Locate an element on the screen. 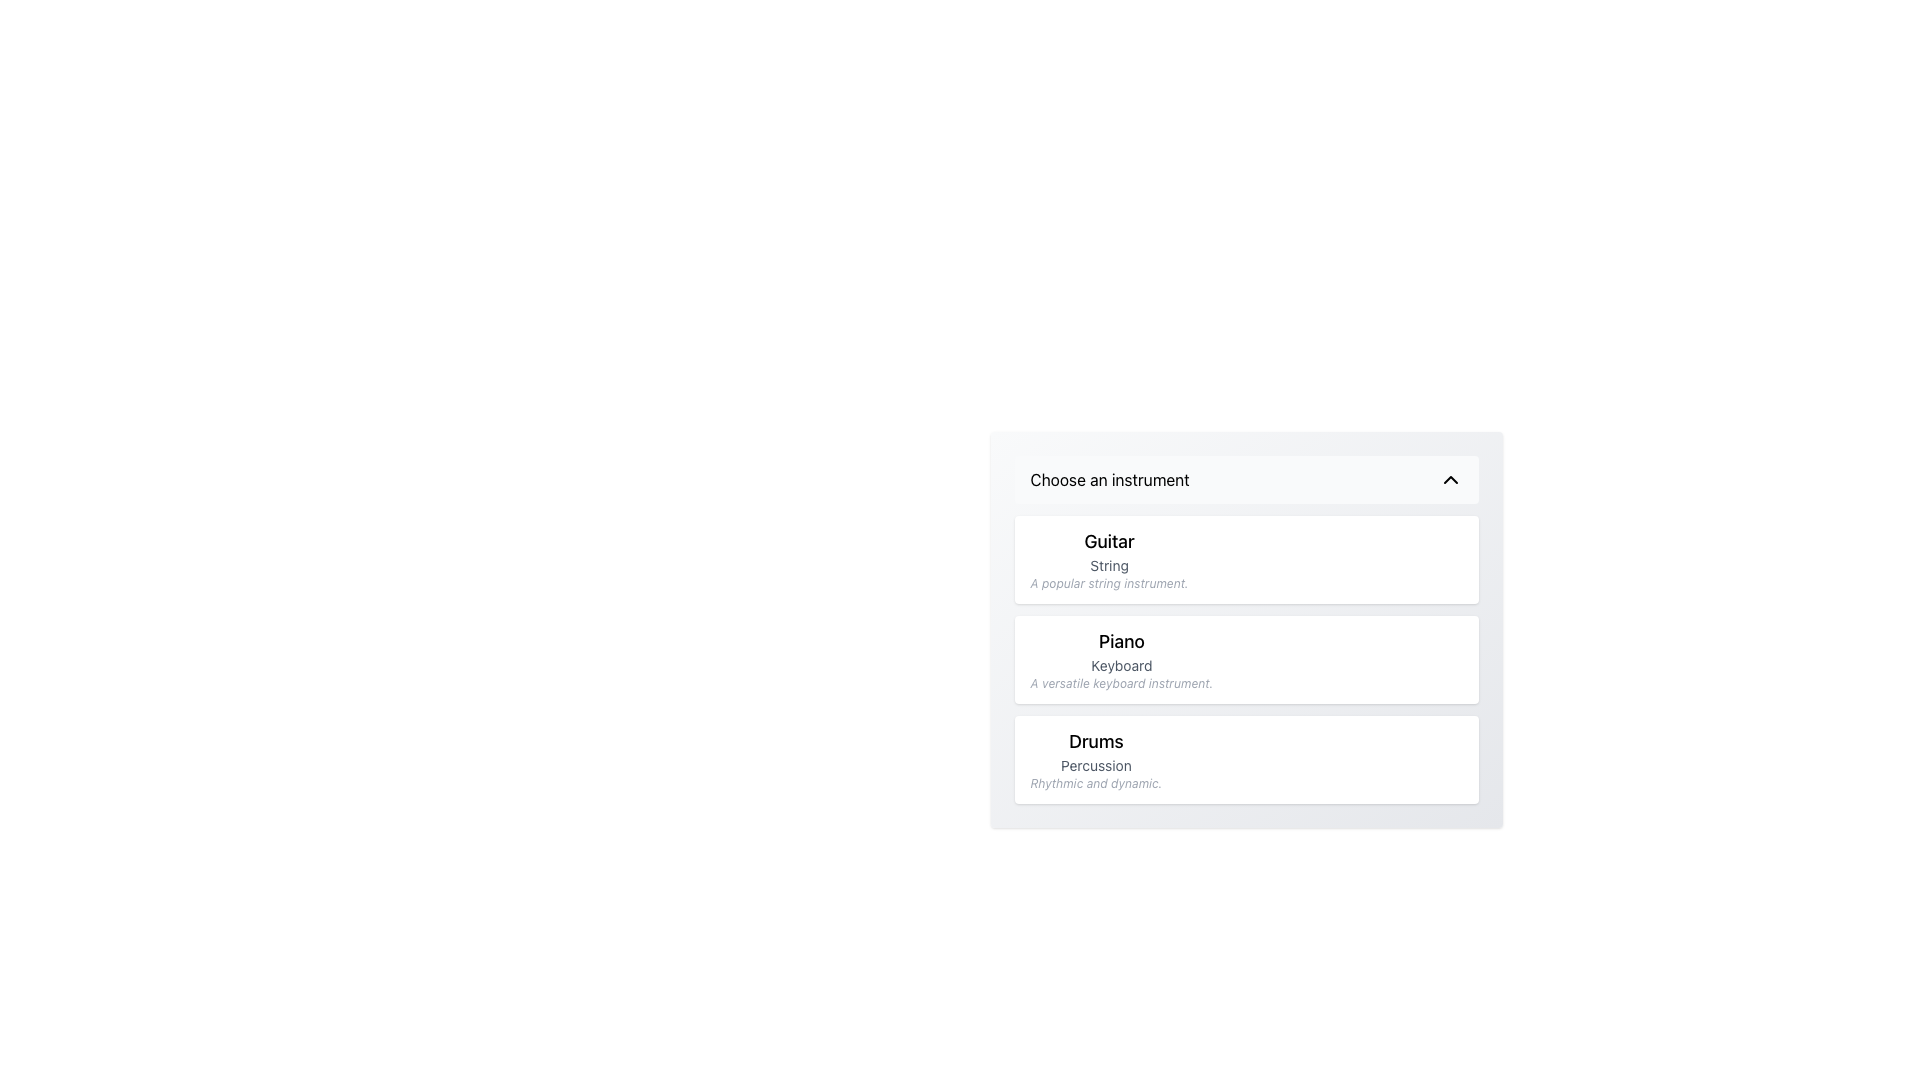 Image resolution: width=1920 pixels, height=1080 pixels. the first List Item representing 'Guitar' in the vertical list of musical instruments is located at coordinates (1108, 559).